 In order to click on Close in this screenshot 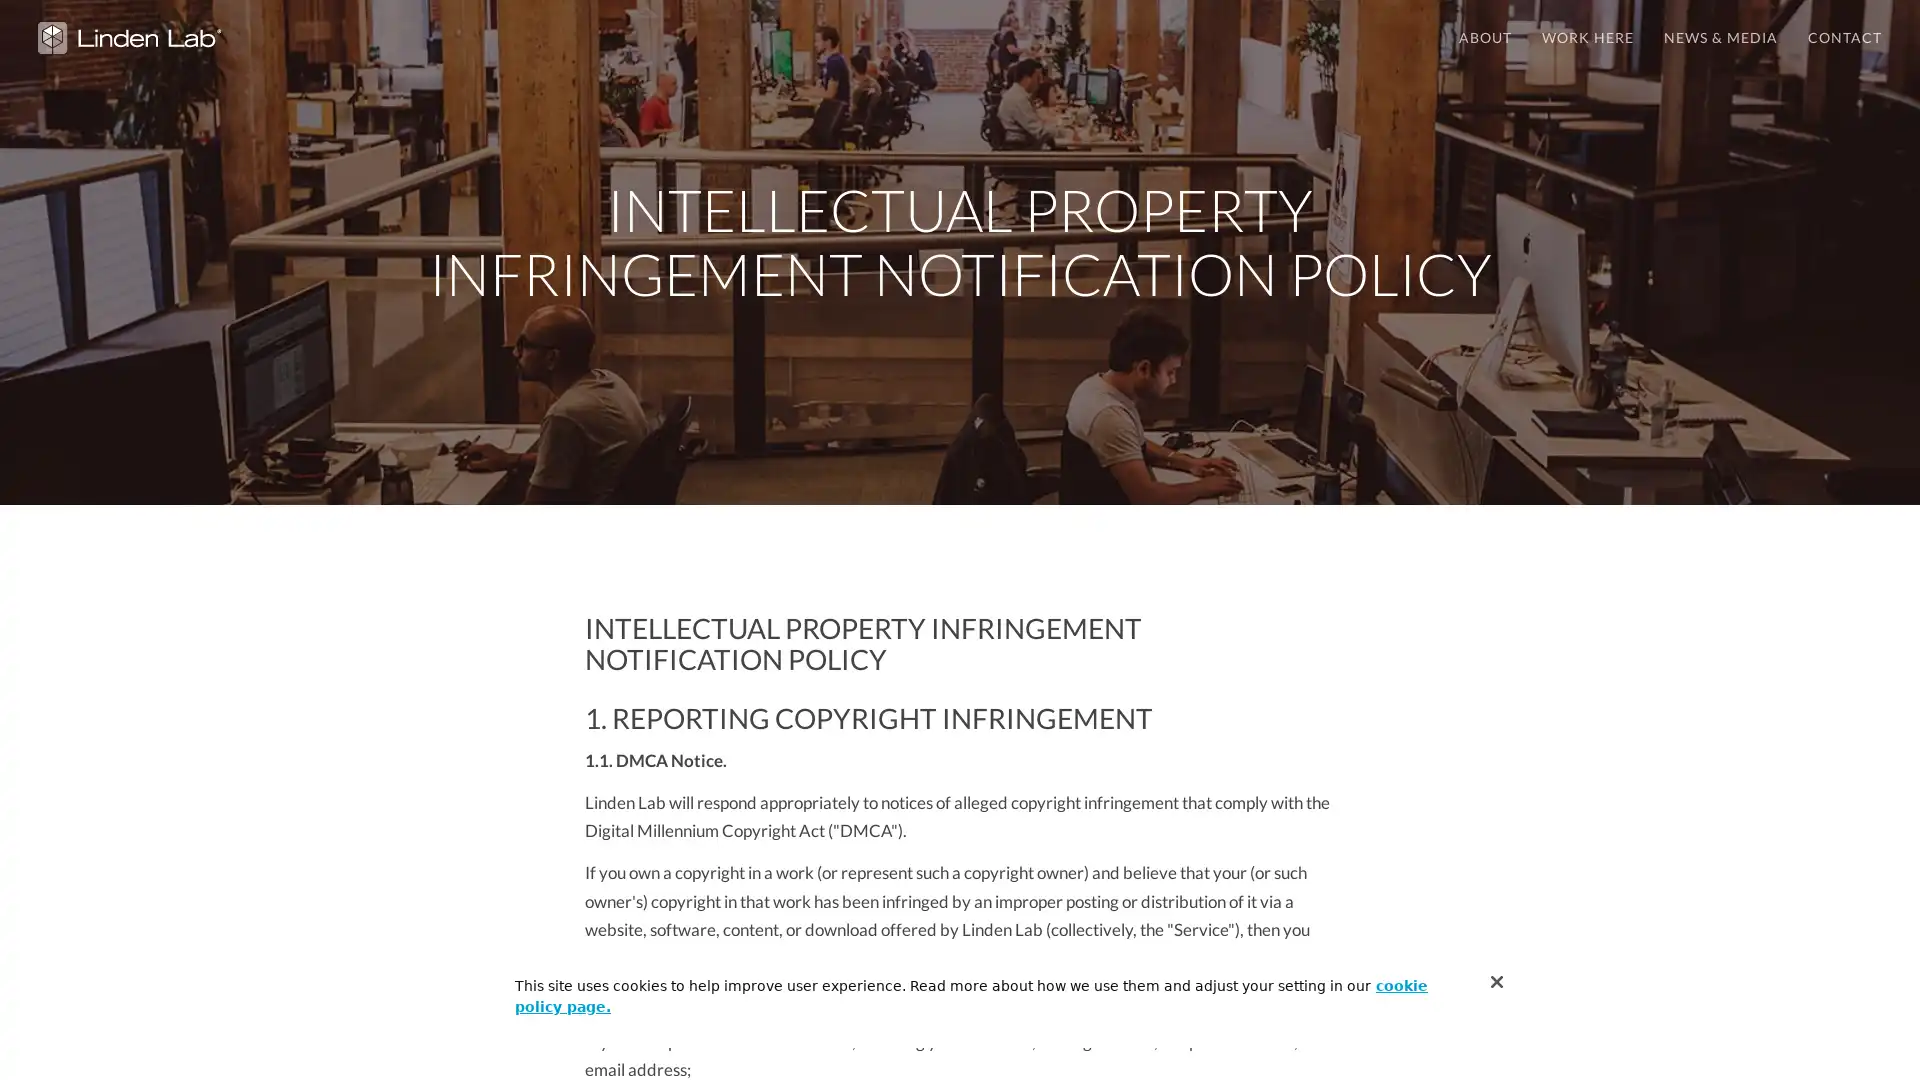, I will do `click(1497, 981)`.